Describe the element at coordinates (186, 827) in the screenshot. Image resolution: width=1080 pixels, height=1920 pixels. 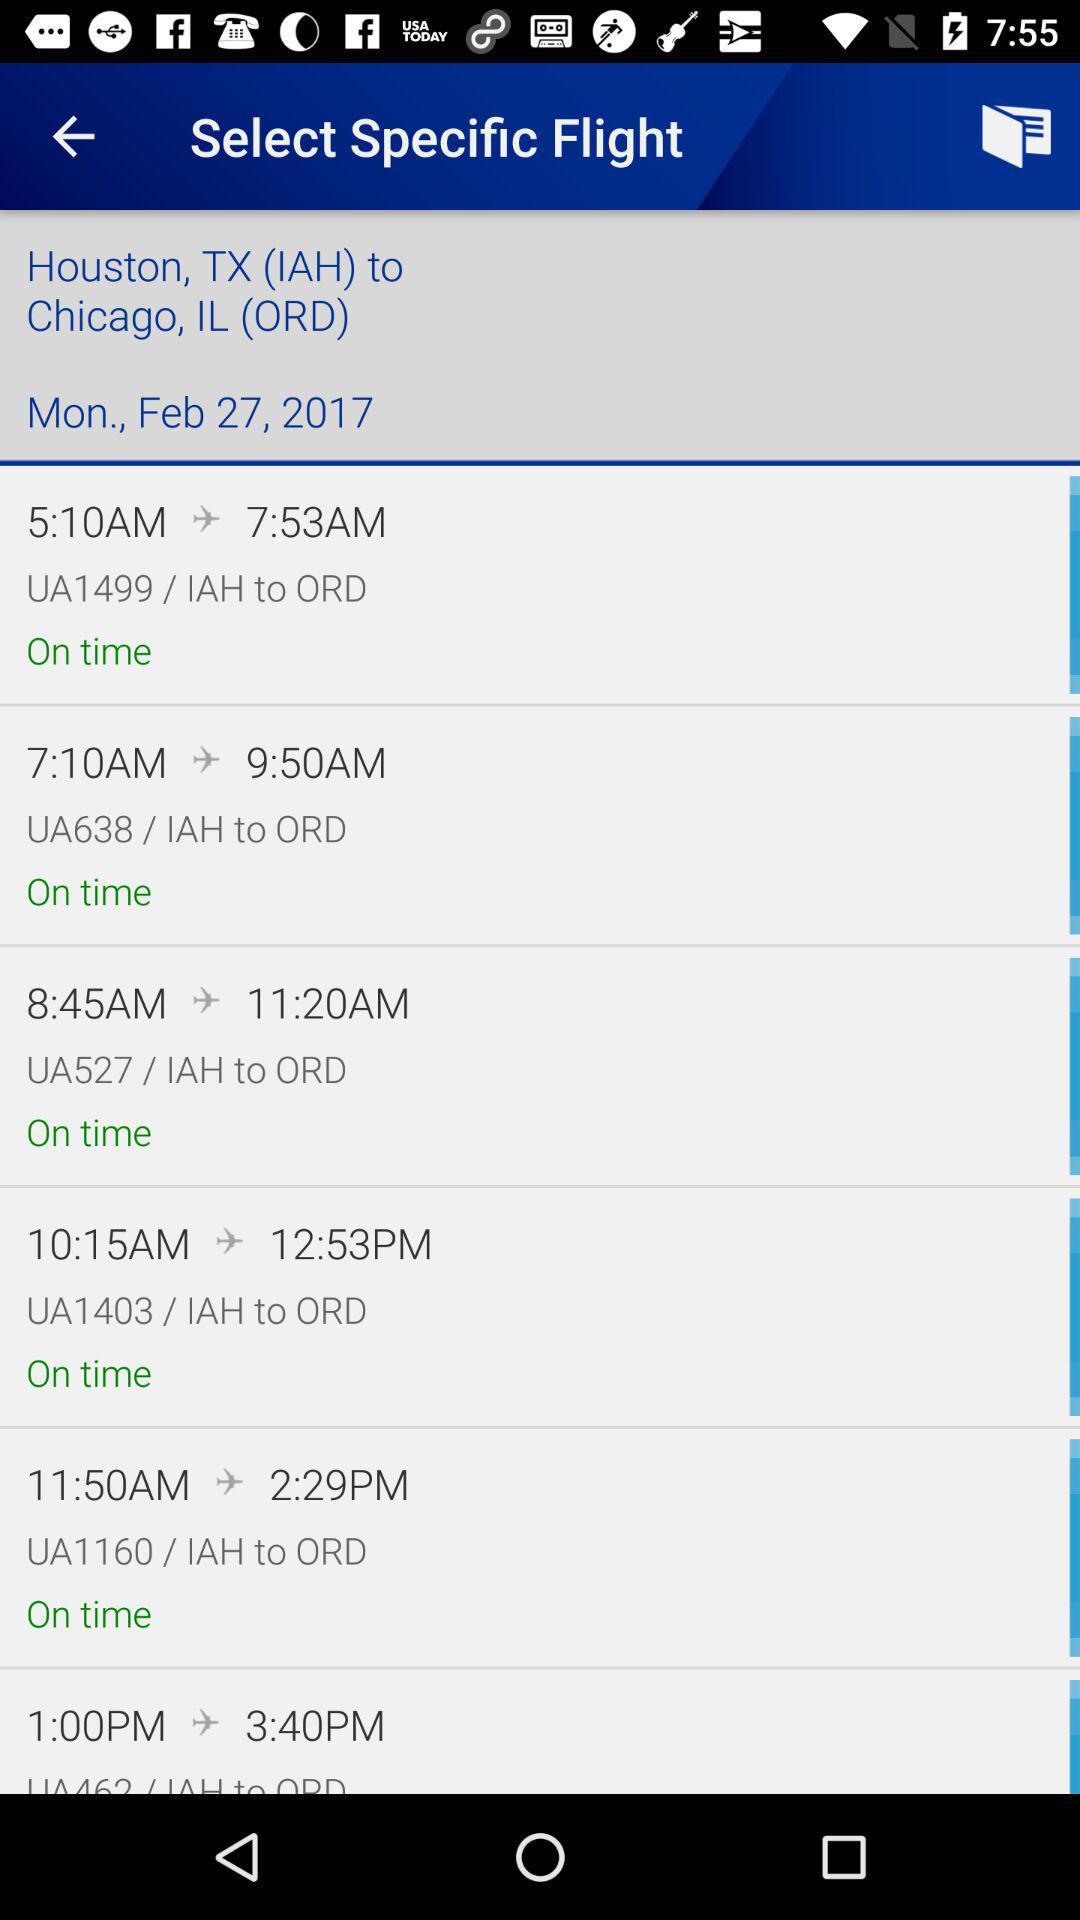
I see `icon above the on time item` at that location.